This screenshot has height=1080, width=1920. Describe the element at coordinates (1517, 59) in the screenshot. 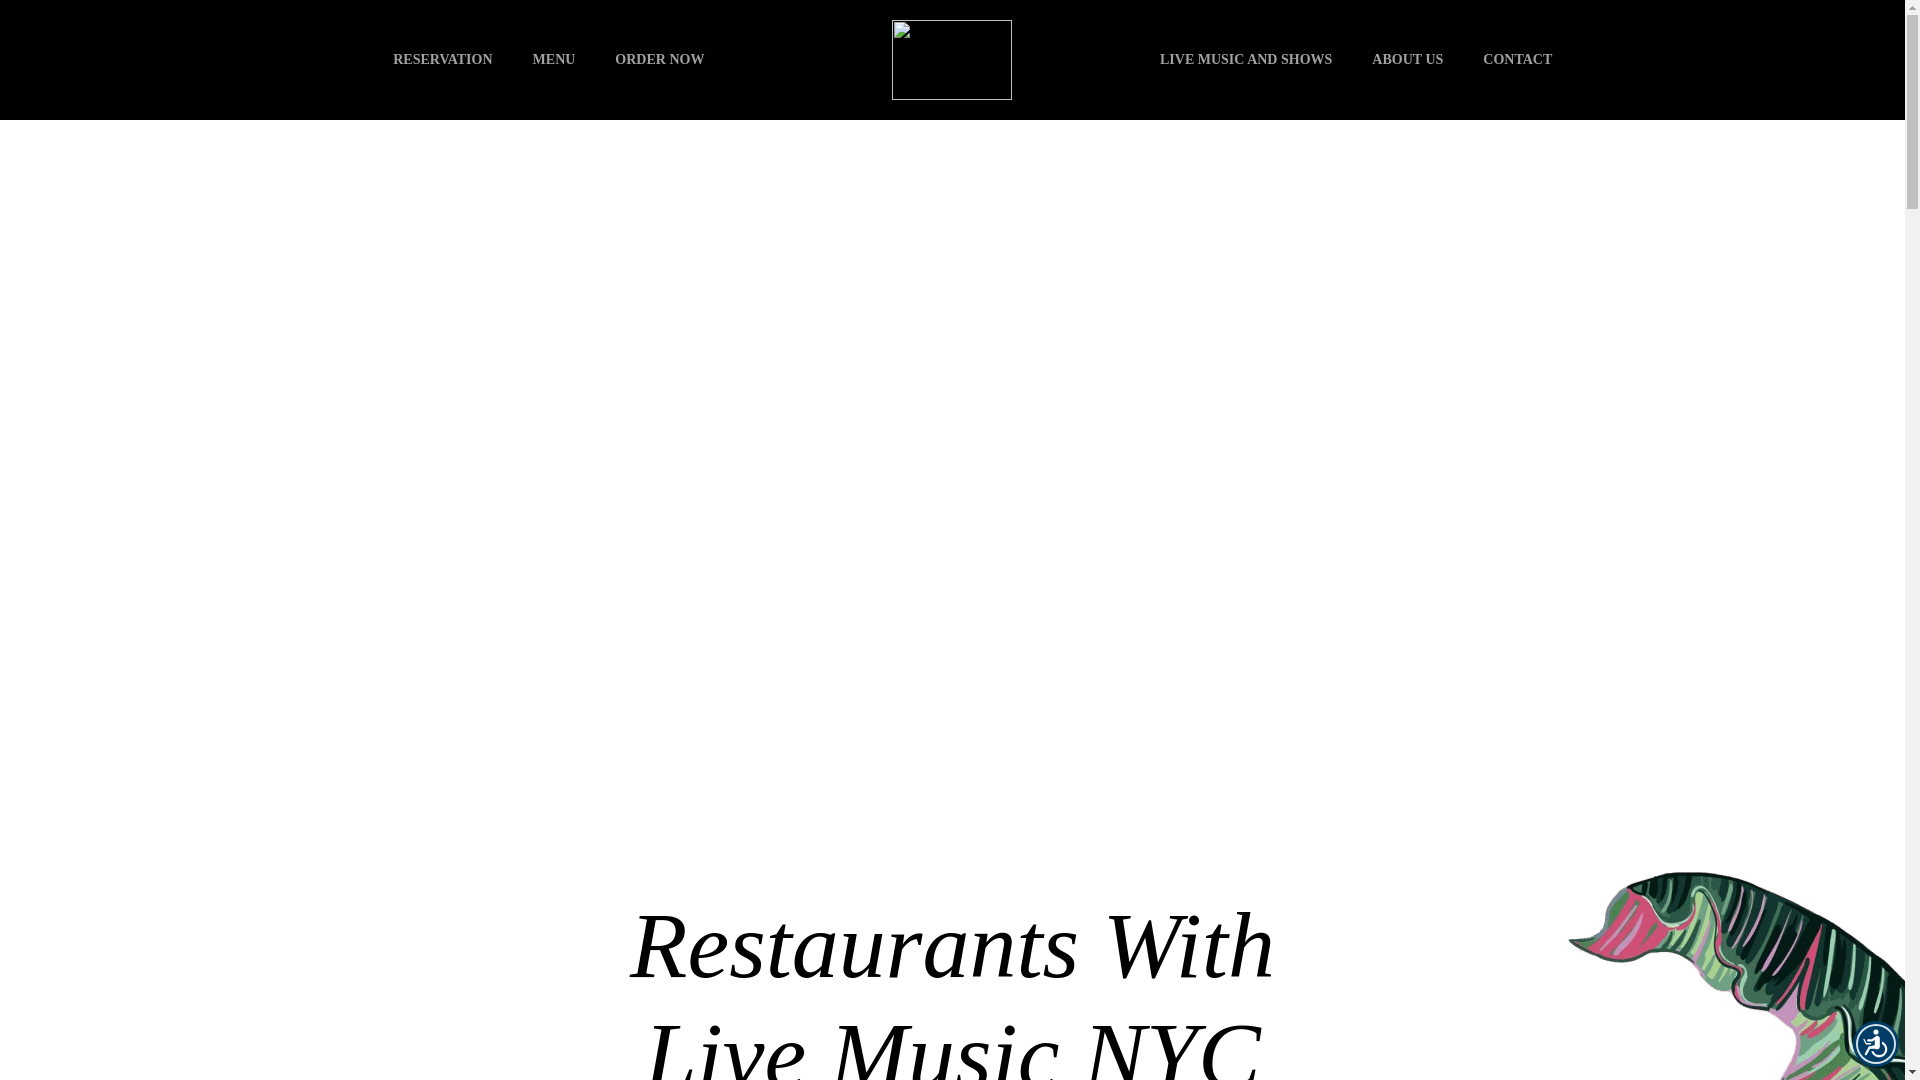

I see `'CONTACT'` at that location.